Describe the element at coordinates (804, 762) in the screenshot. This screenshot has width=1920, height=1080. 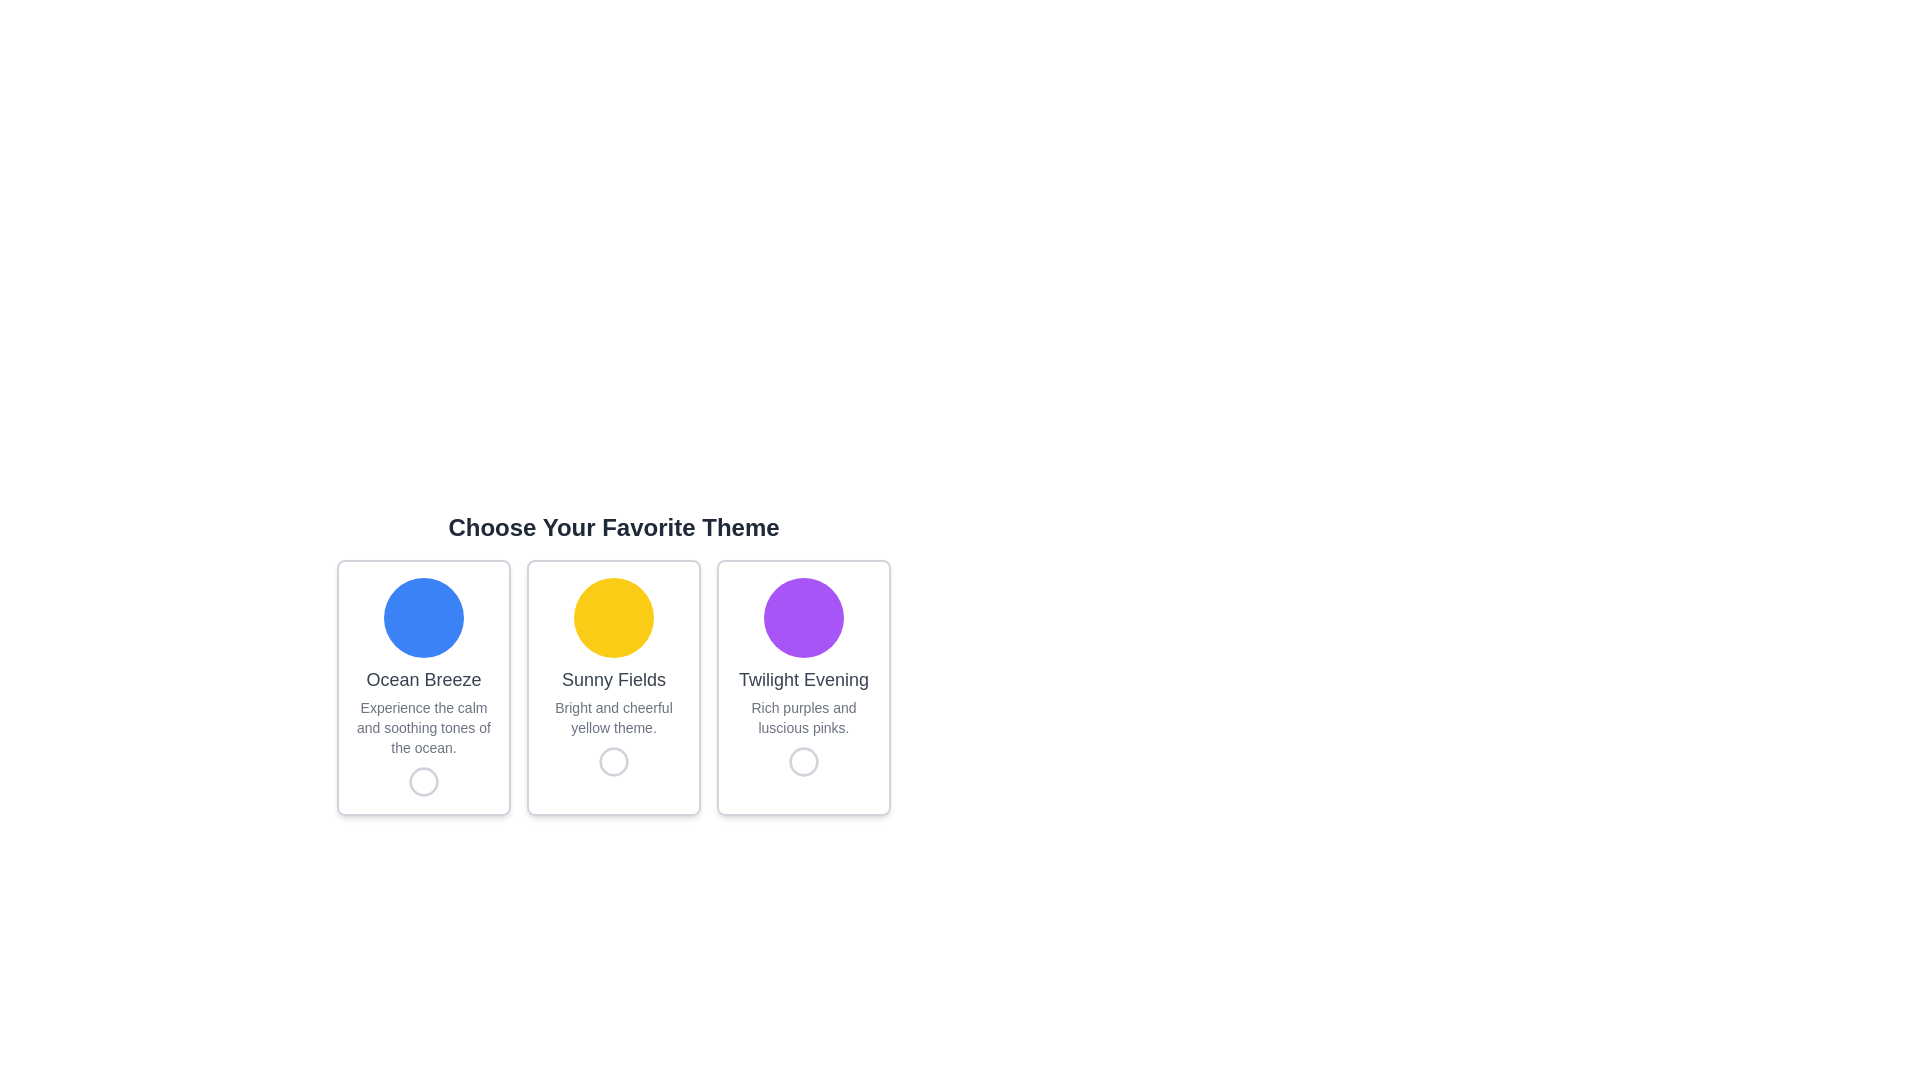
I see `the circular radio button located within the 'Twilight Evening' card` at that location.